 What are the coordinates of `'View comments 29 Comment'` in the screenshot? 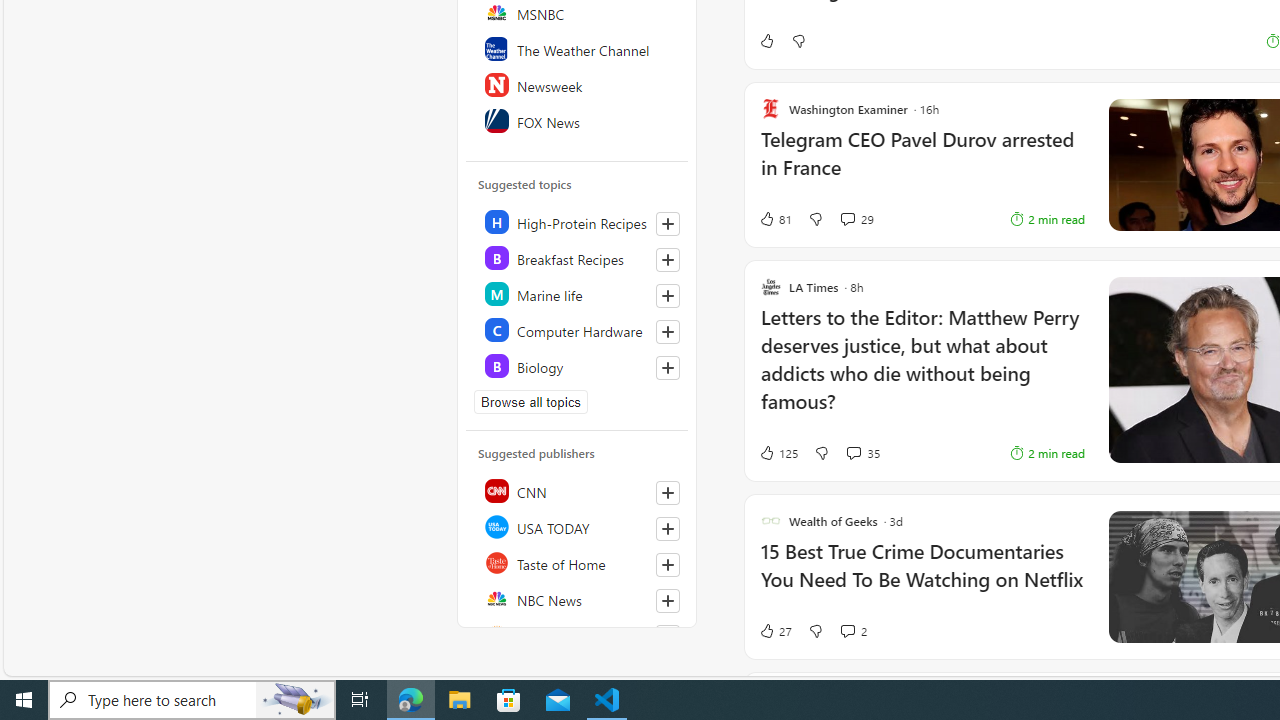 It's located at (856, 219).